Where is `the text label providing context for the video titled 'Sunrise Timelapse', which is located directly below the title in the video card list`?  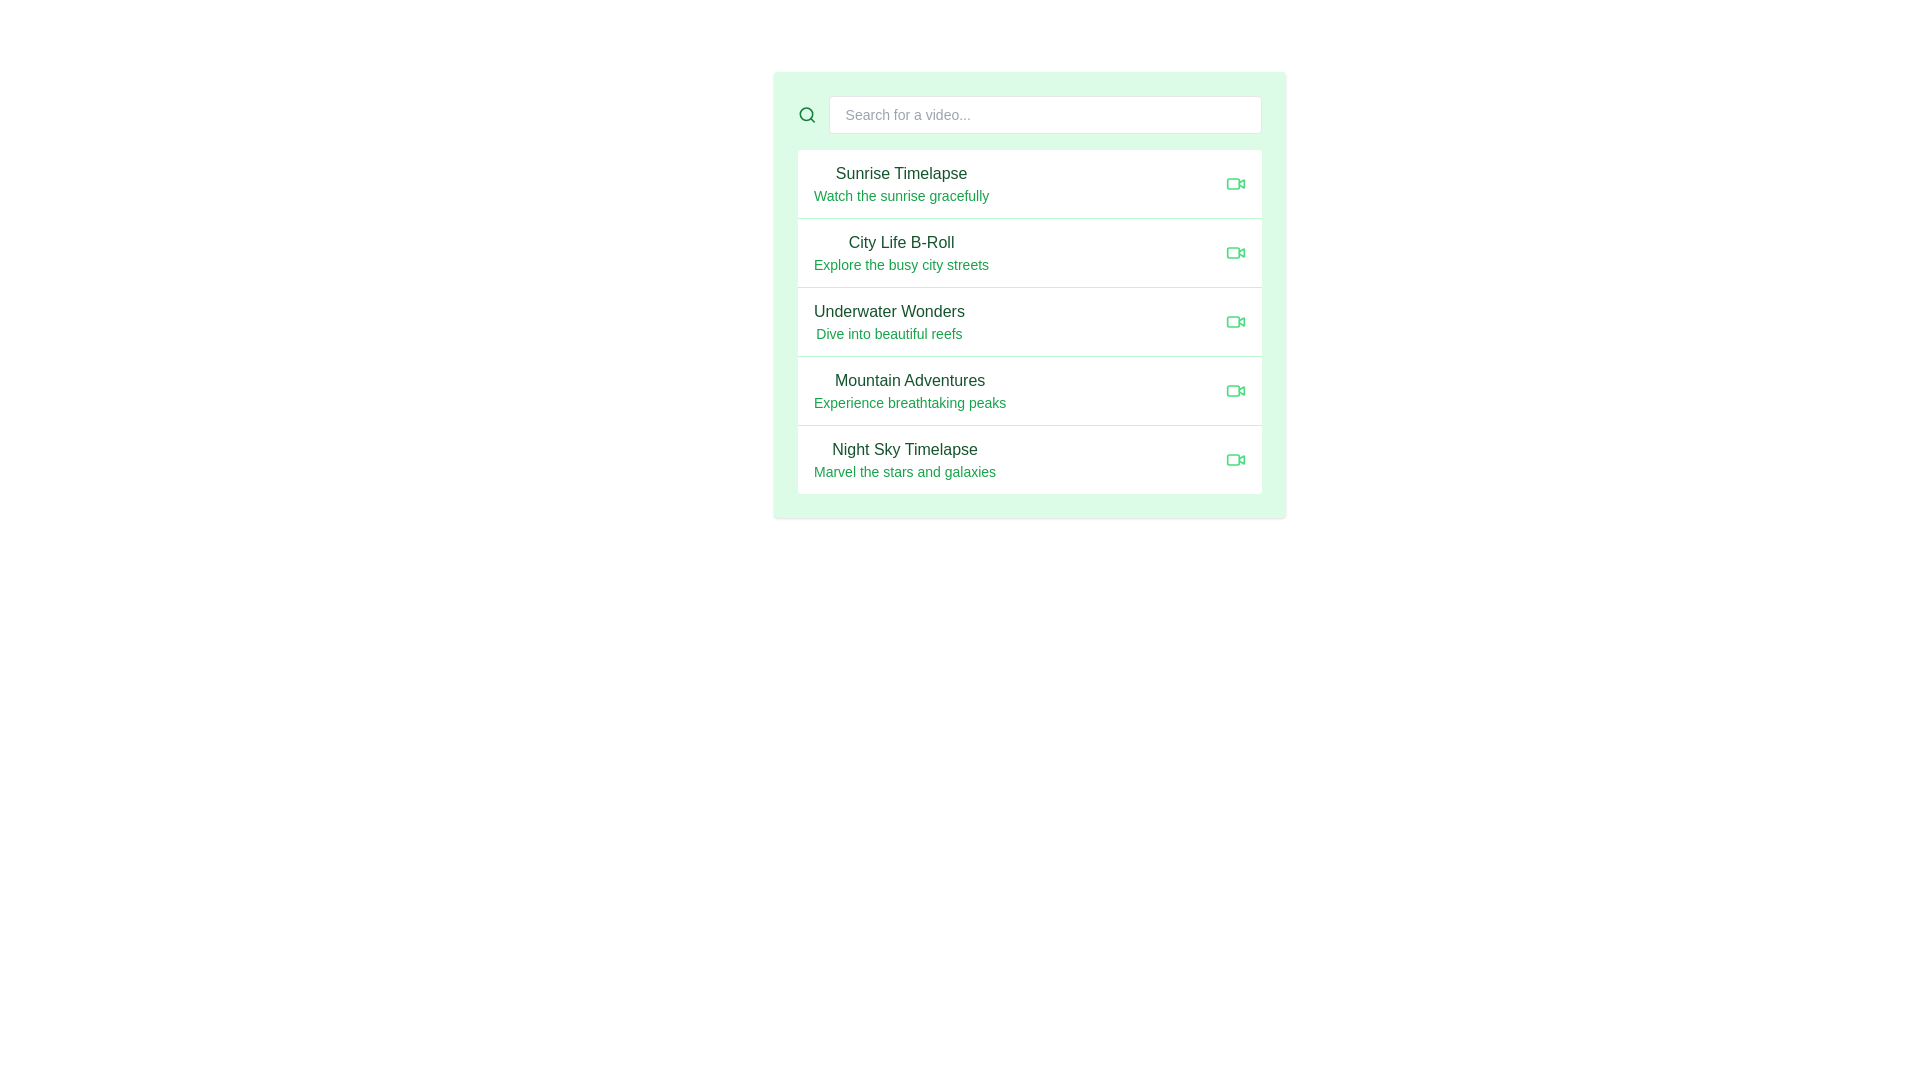 the text label providing context for the video titled 'Sunrise Timelapse', which is located directly below the title in the video card list is located at coordinates (900, 196).